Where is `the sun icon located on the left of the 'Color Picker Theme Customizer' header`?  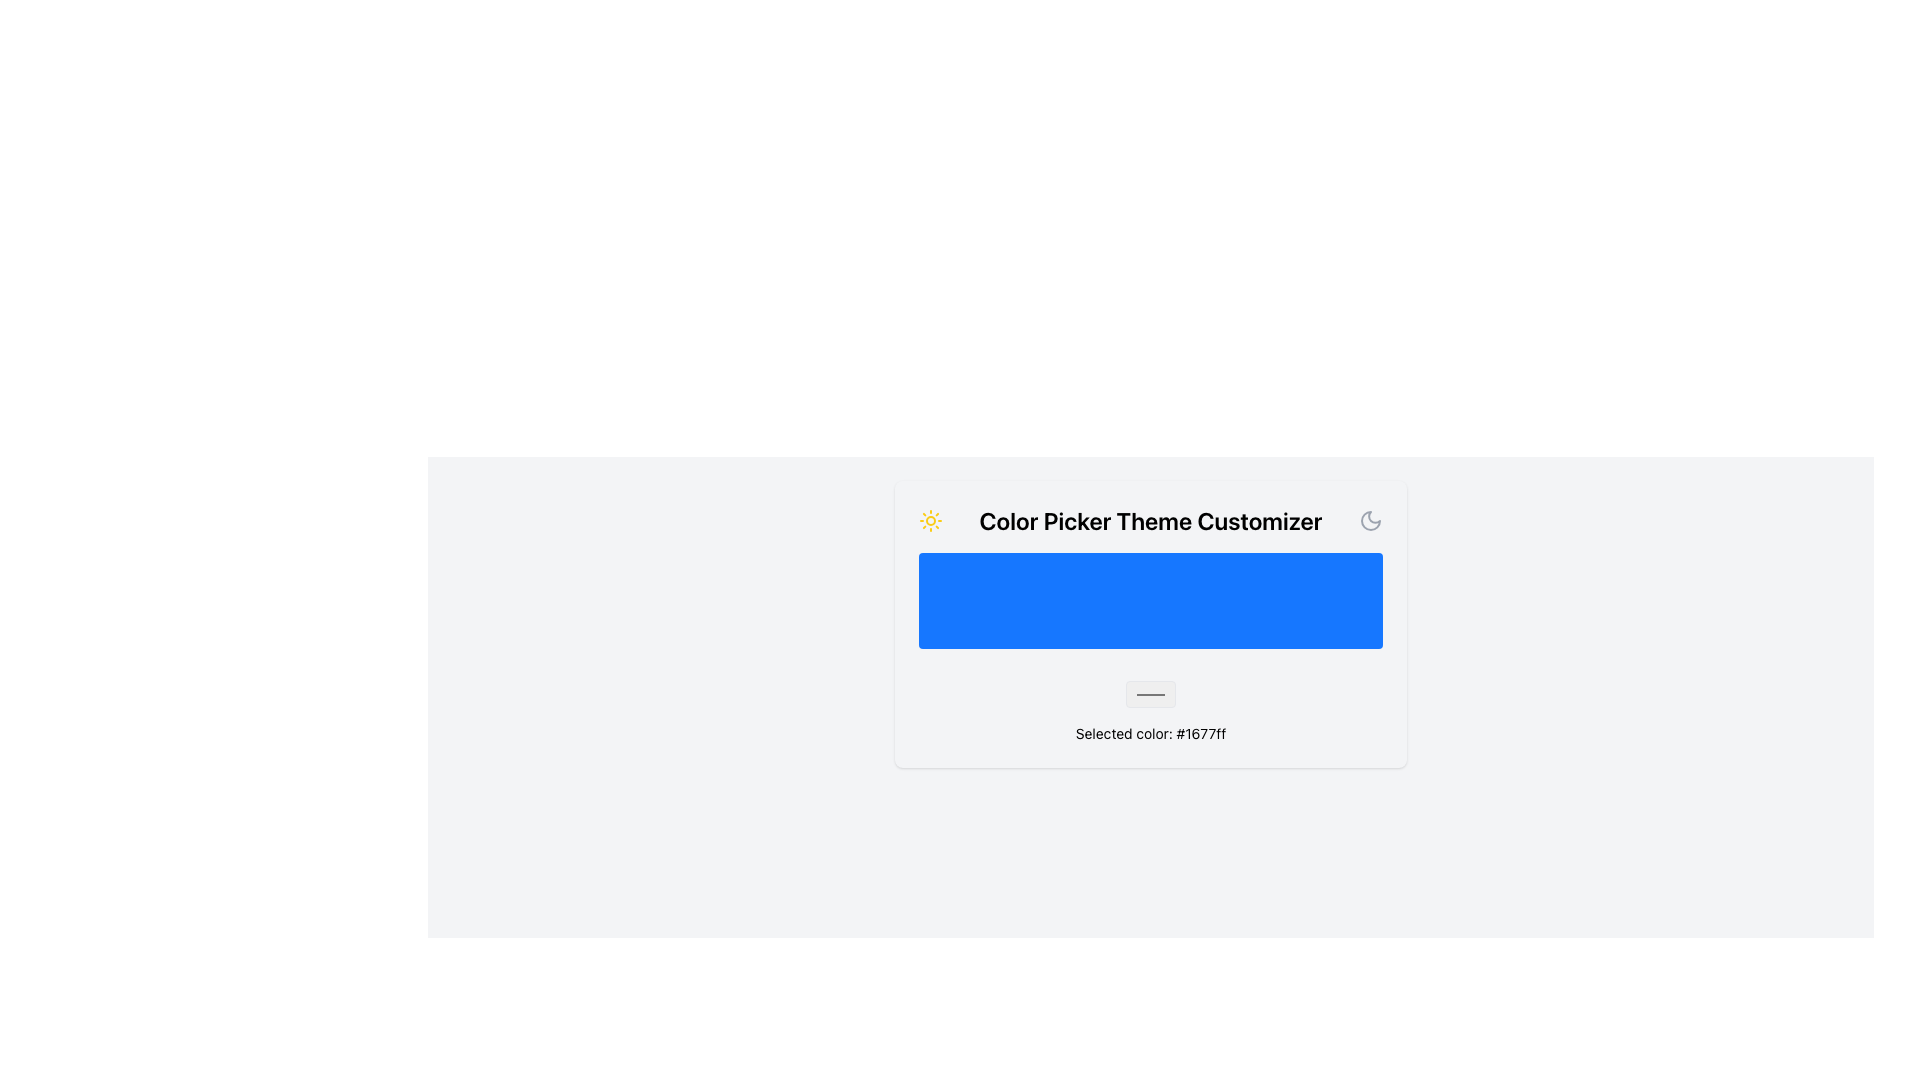
the sun icon located on the left of the 'Color Picker Theme Customizer' header is located at coordinates (930, 519).